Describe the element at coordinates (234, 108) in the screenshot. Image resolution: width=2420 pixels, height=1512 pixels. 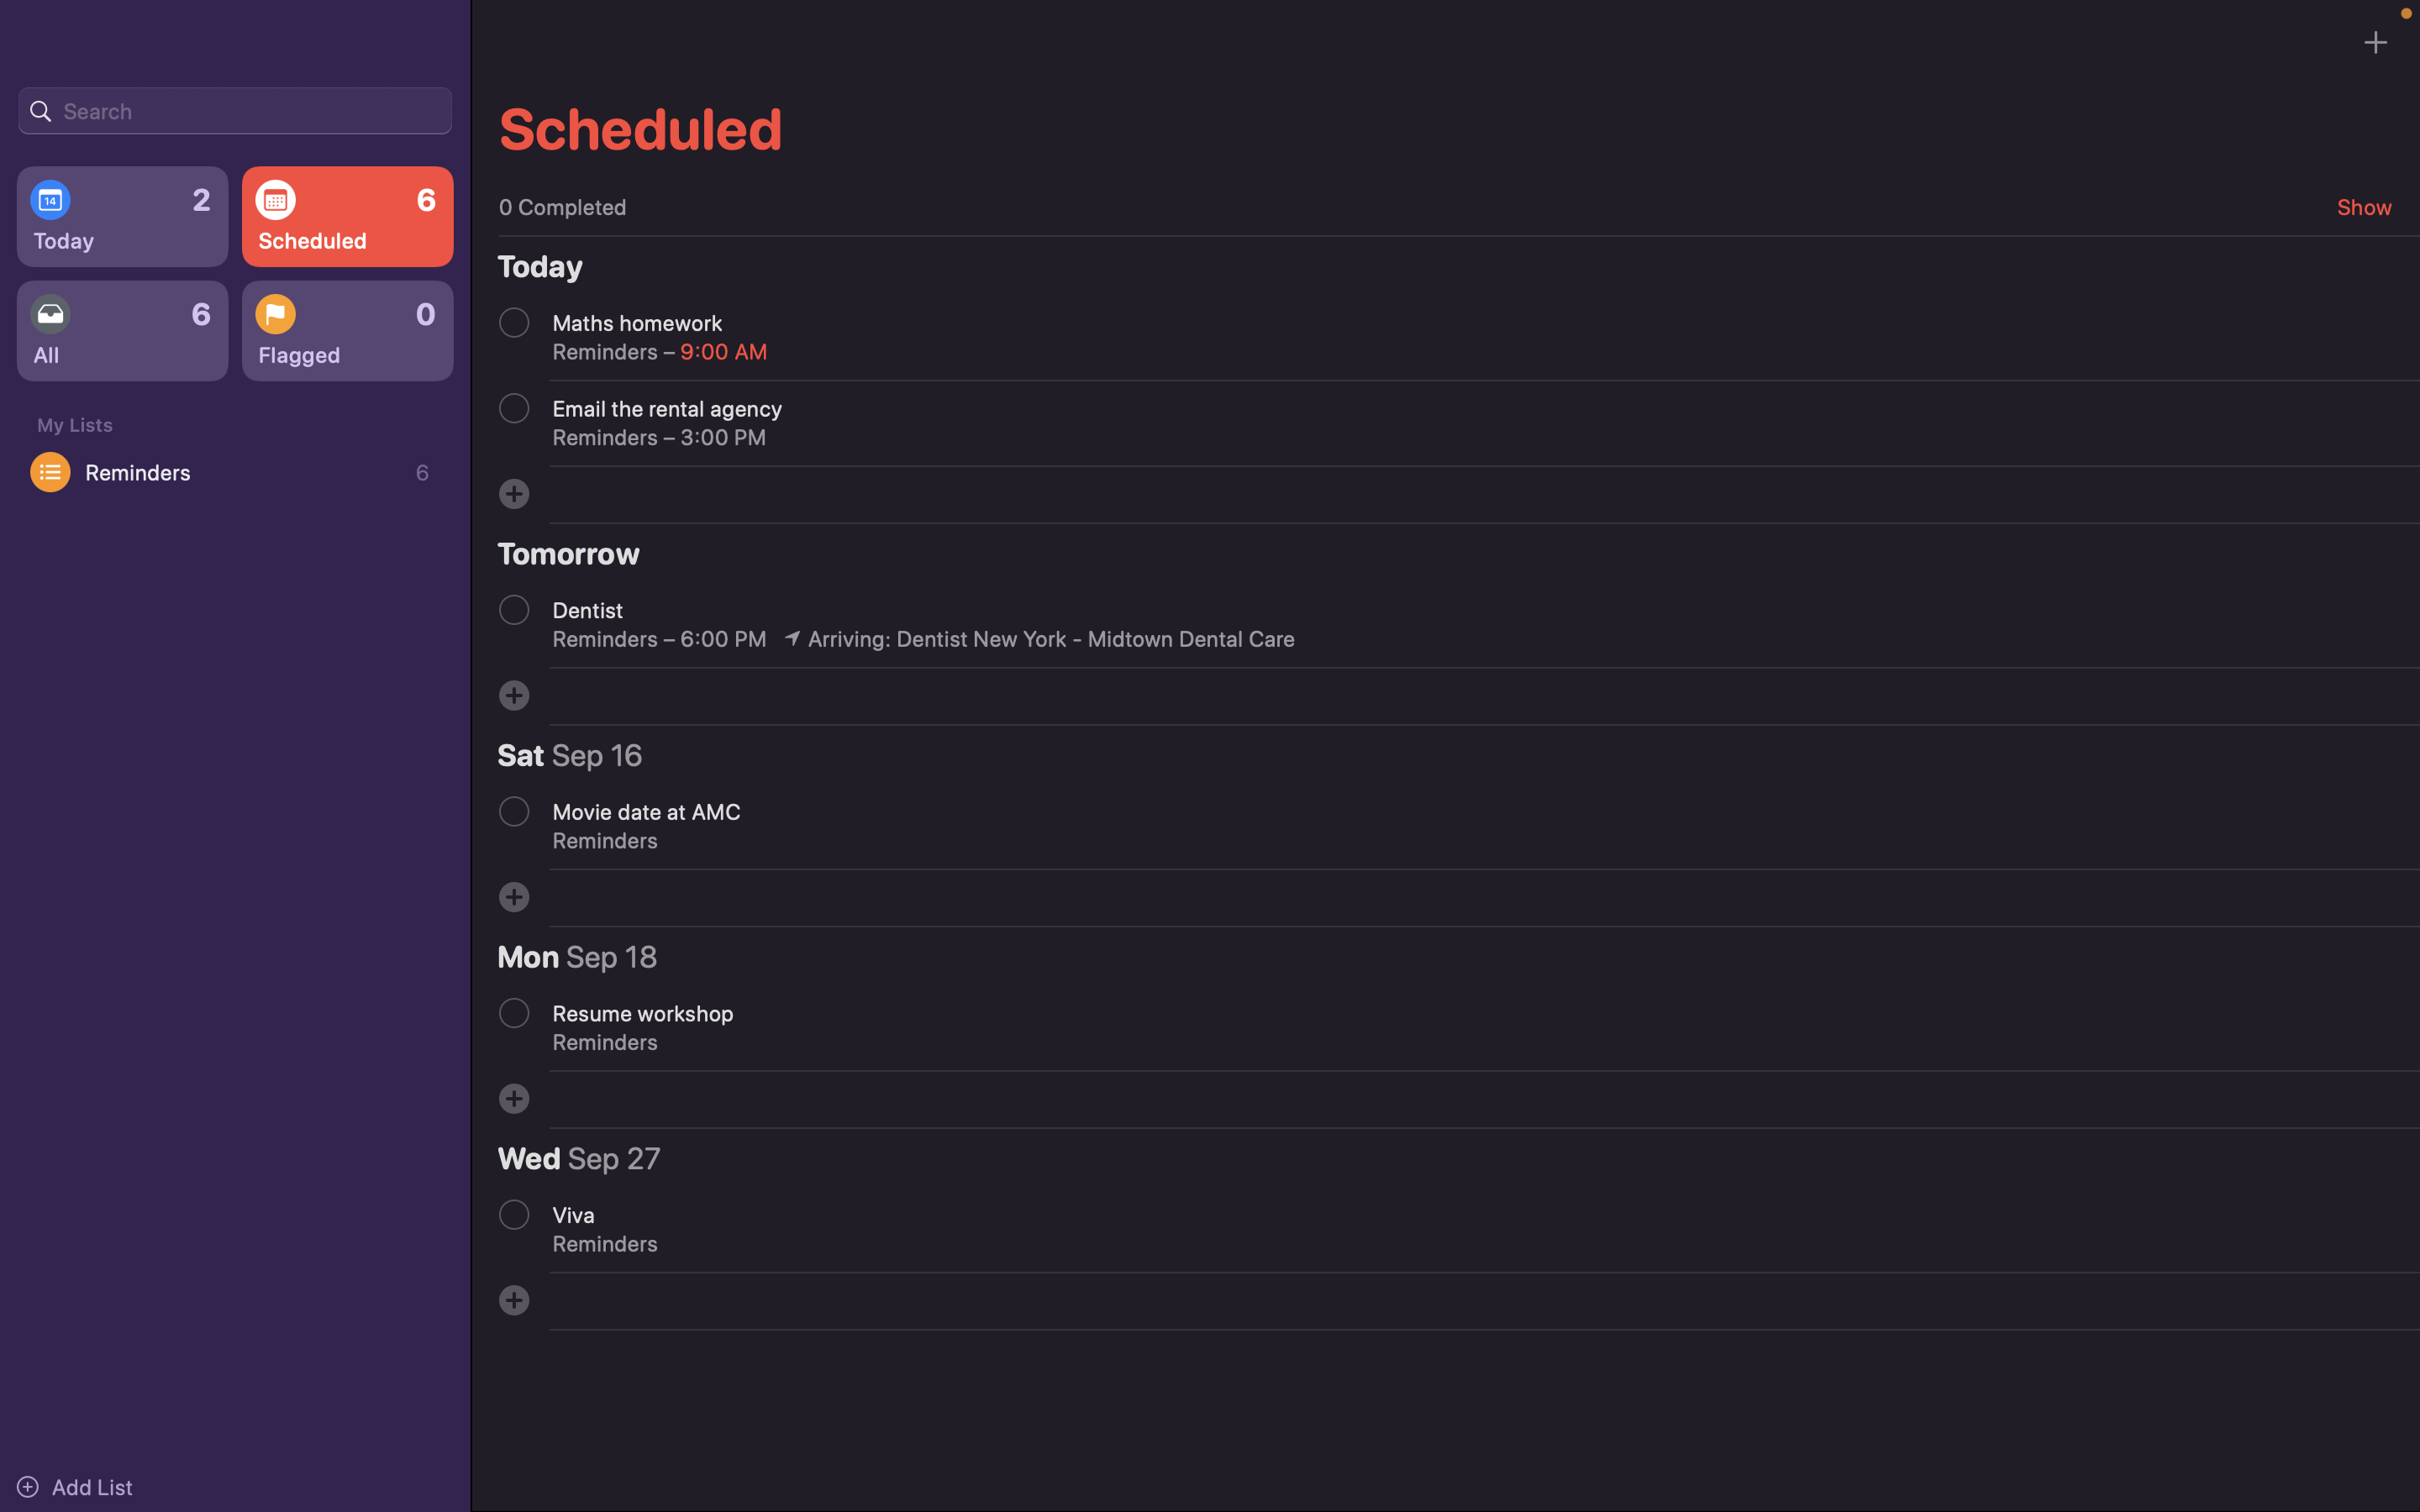
I see `information on the event "Product launch` at that location.